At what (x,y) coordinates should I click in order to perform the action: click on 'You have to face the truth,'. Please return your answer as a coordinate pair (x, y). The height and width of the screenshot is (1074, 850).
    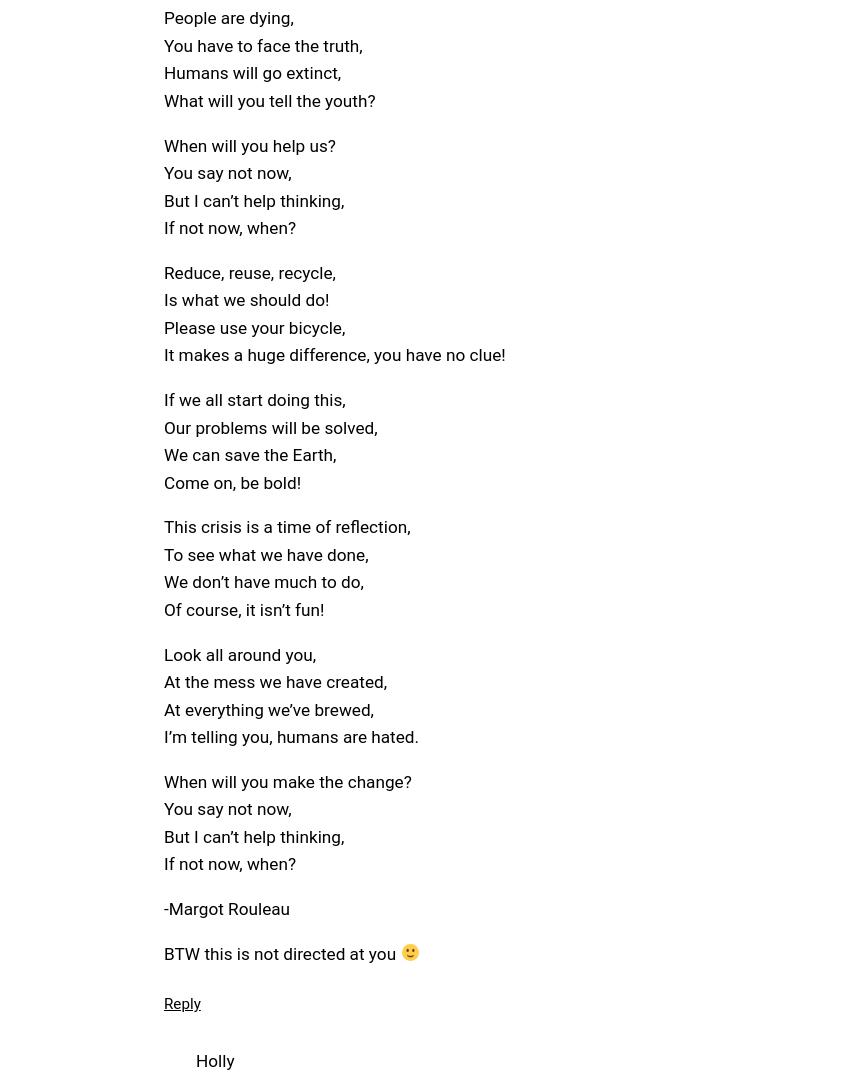
    Looking at the image, I should click on (261, 44).